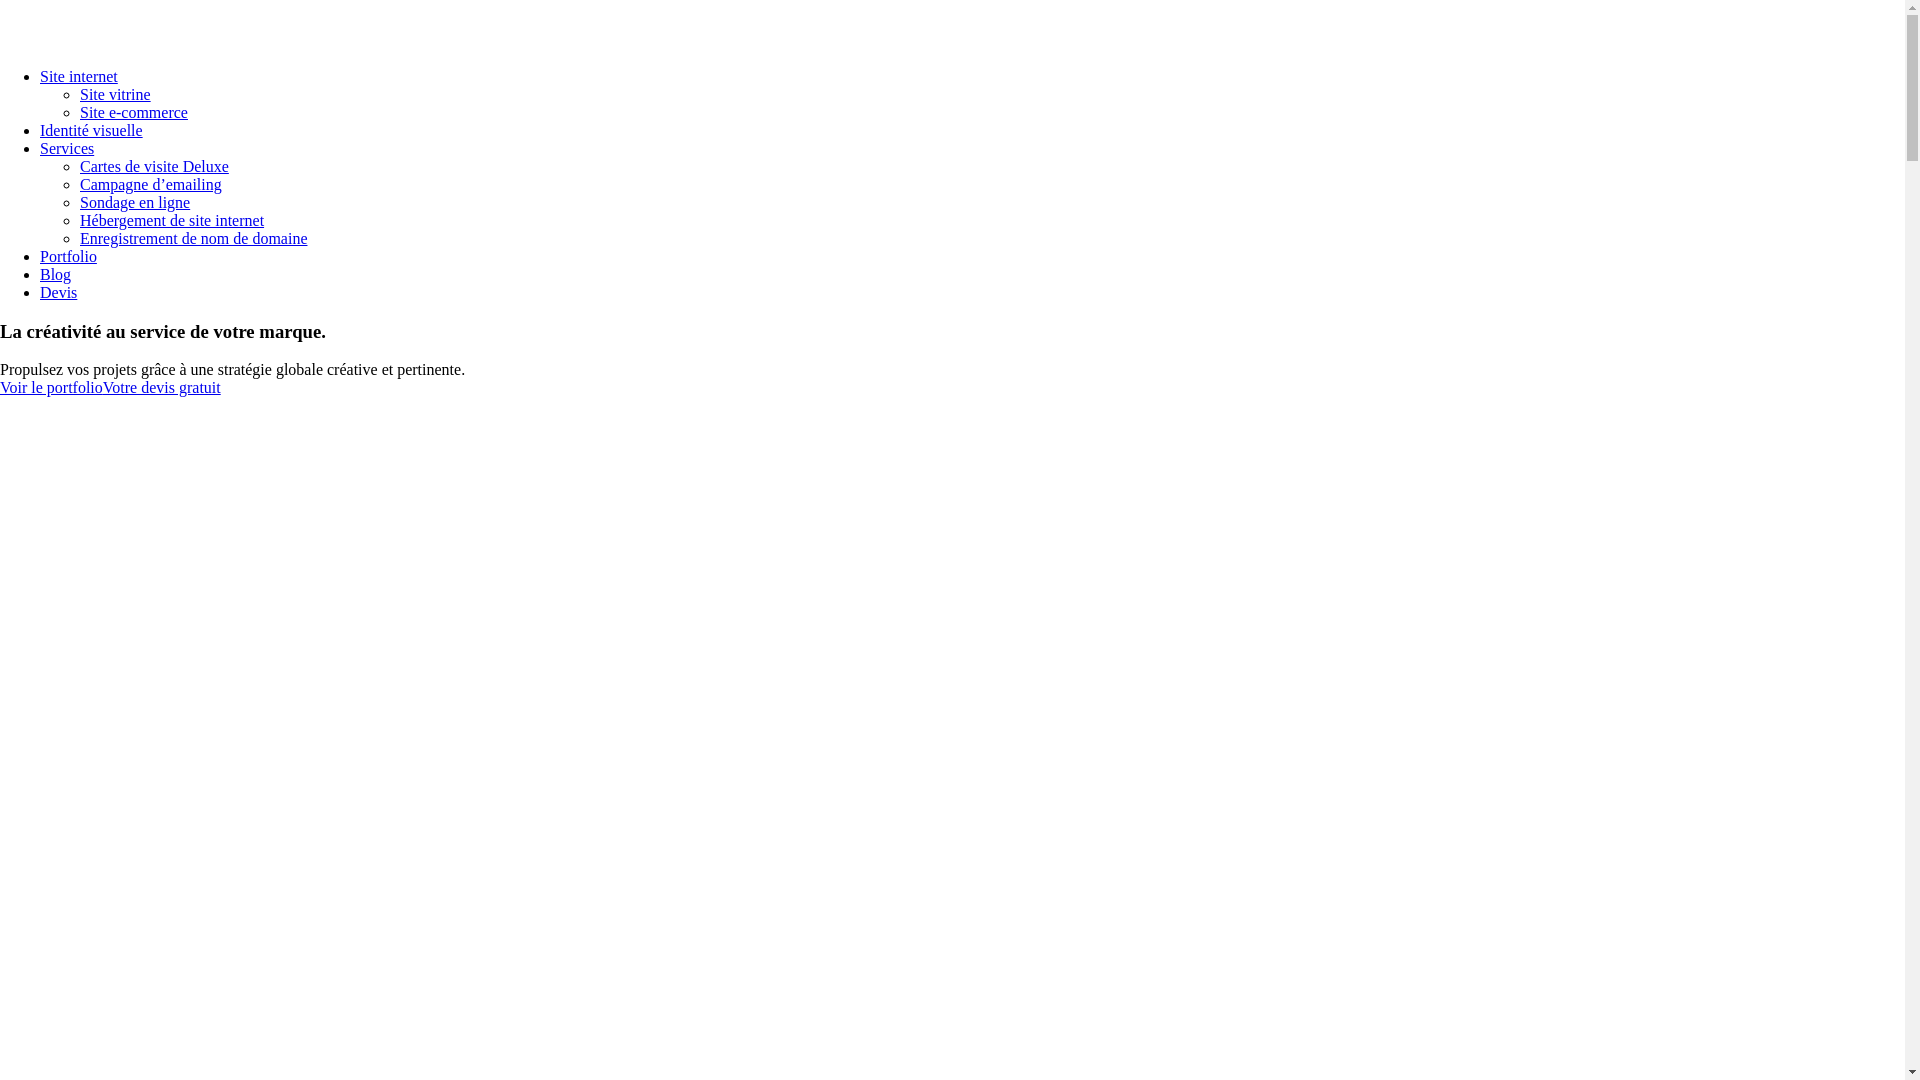 Image resolution: width=1920 pixels, height=1080 pixels. What do you see at coordinates (68, 255) in the screenshot?
I see `'Portfolio'` at bounding box center [68, 255].